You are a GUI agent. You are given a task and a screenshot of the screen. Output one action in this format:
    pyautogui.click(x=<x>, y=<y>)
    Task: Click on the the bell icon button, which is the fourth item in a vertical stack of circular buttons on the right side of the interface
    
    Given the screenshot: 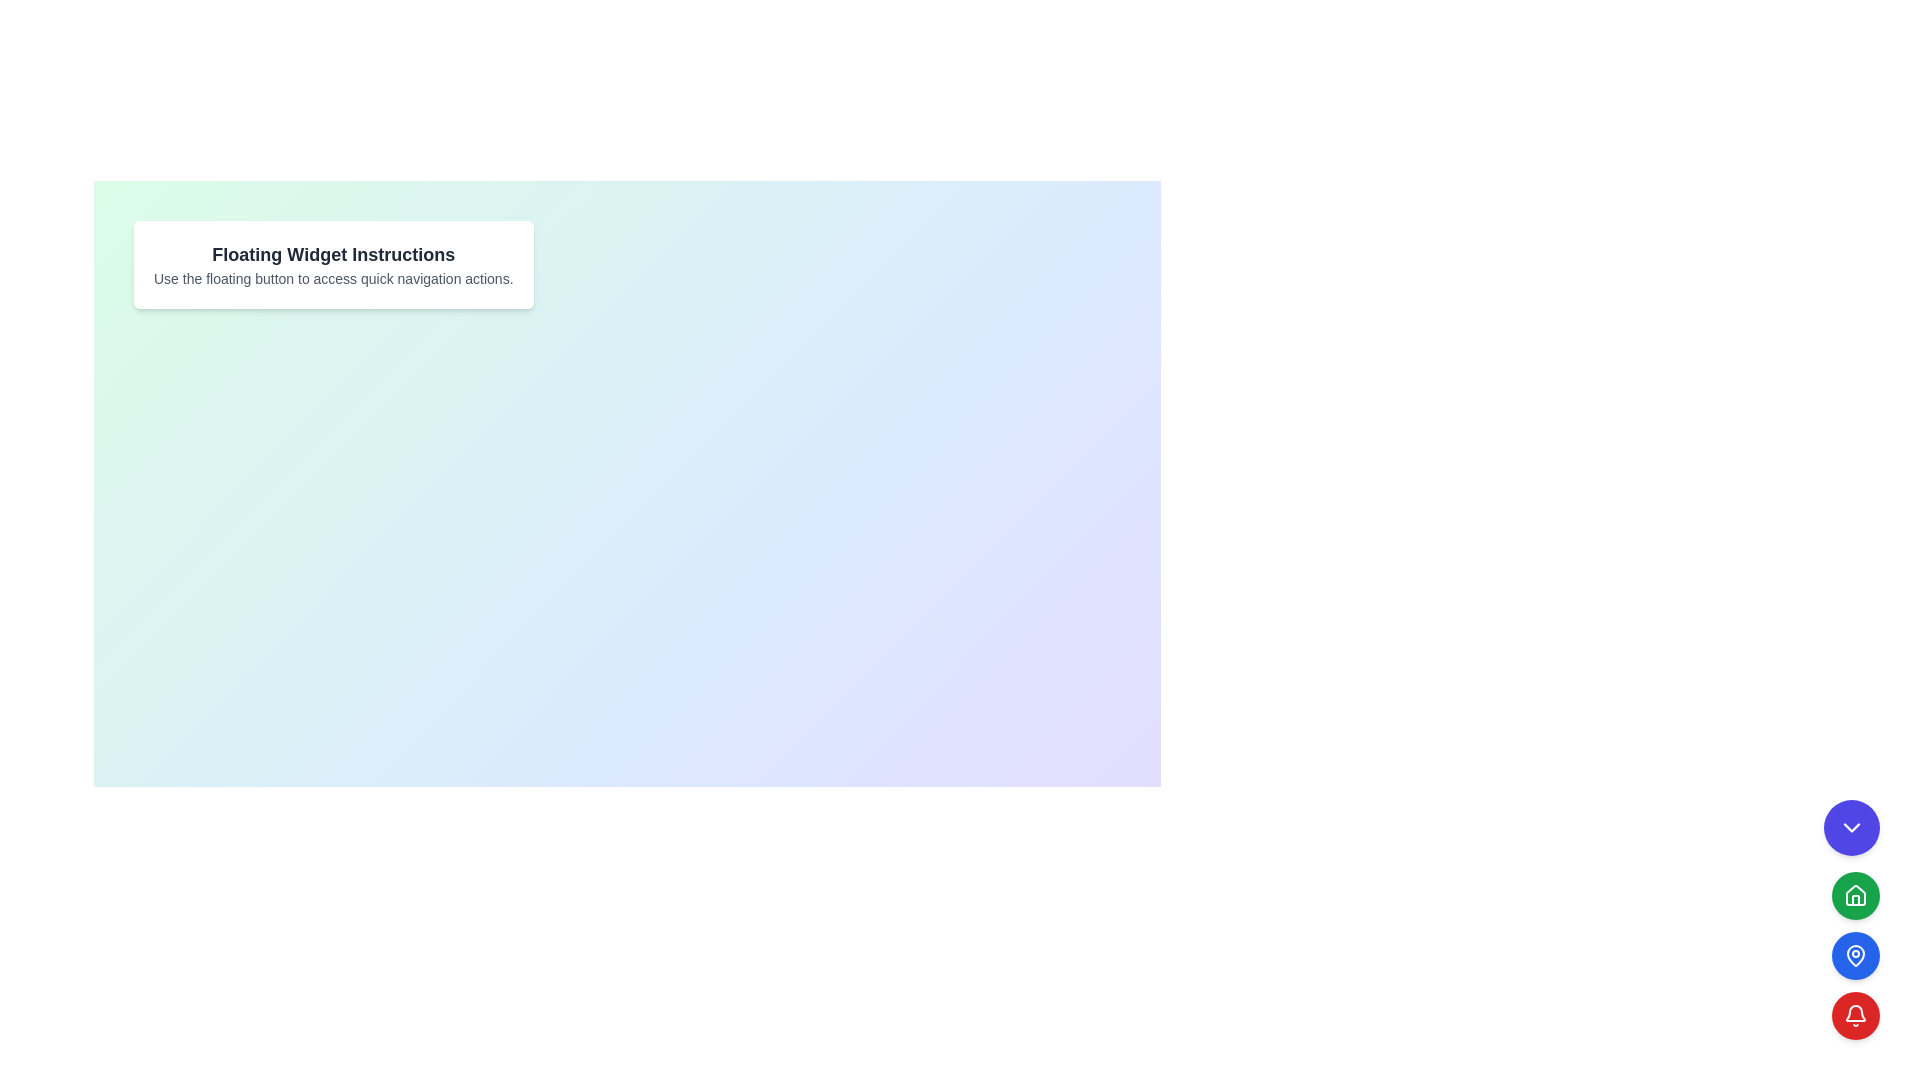 What is the action you would take?
    pyautogui.click(x=1855, y=1015)
    